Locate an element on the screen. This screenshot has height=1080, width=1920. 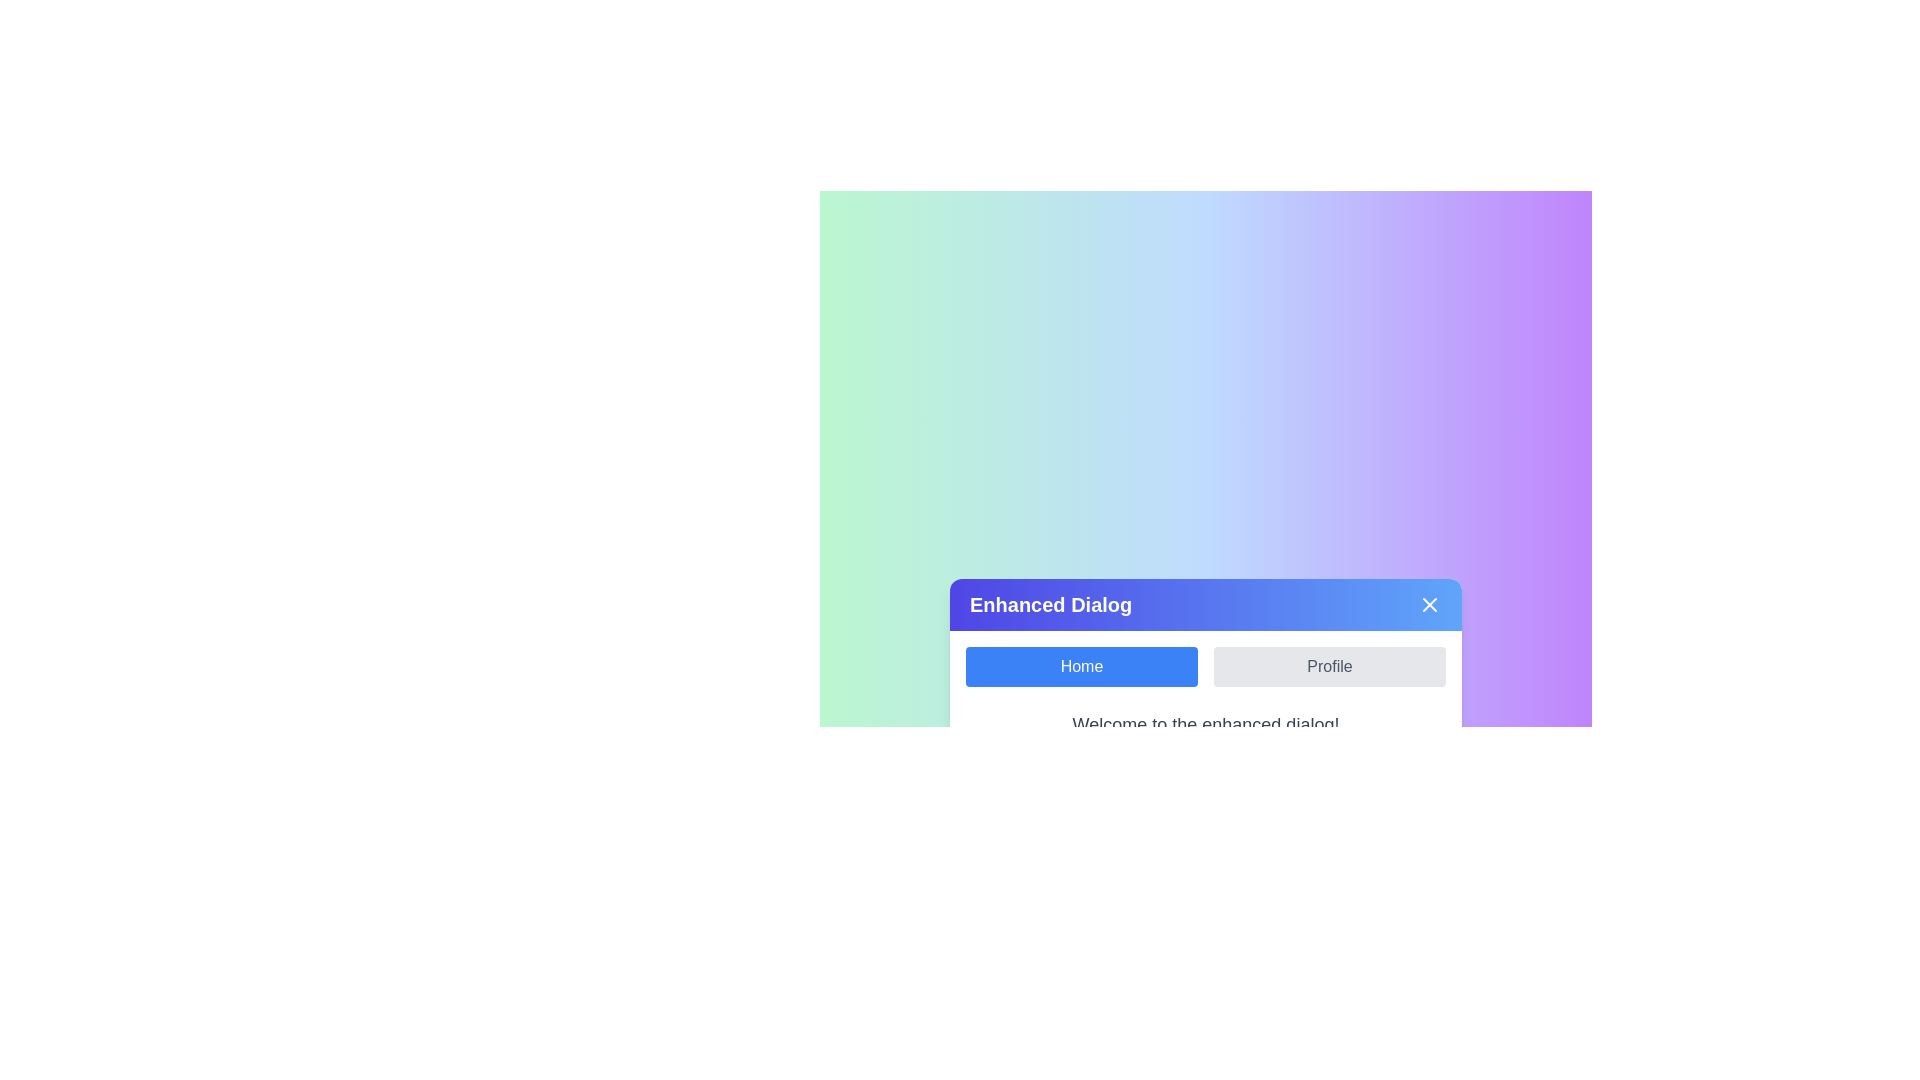
the 'Enhanced Dialog' text label which is styled with a large bold font and is located in the header section with a gradient blue background is located at coordinates (1050, 604).